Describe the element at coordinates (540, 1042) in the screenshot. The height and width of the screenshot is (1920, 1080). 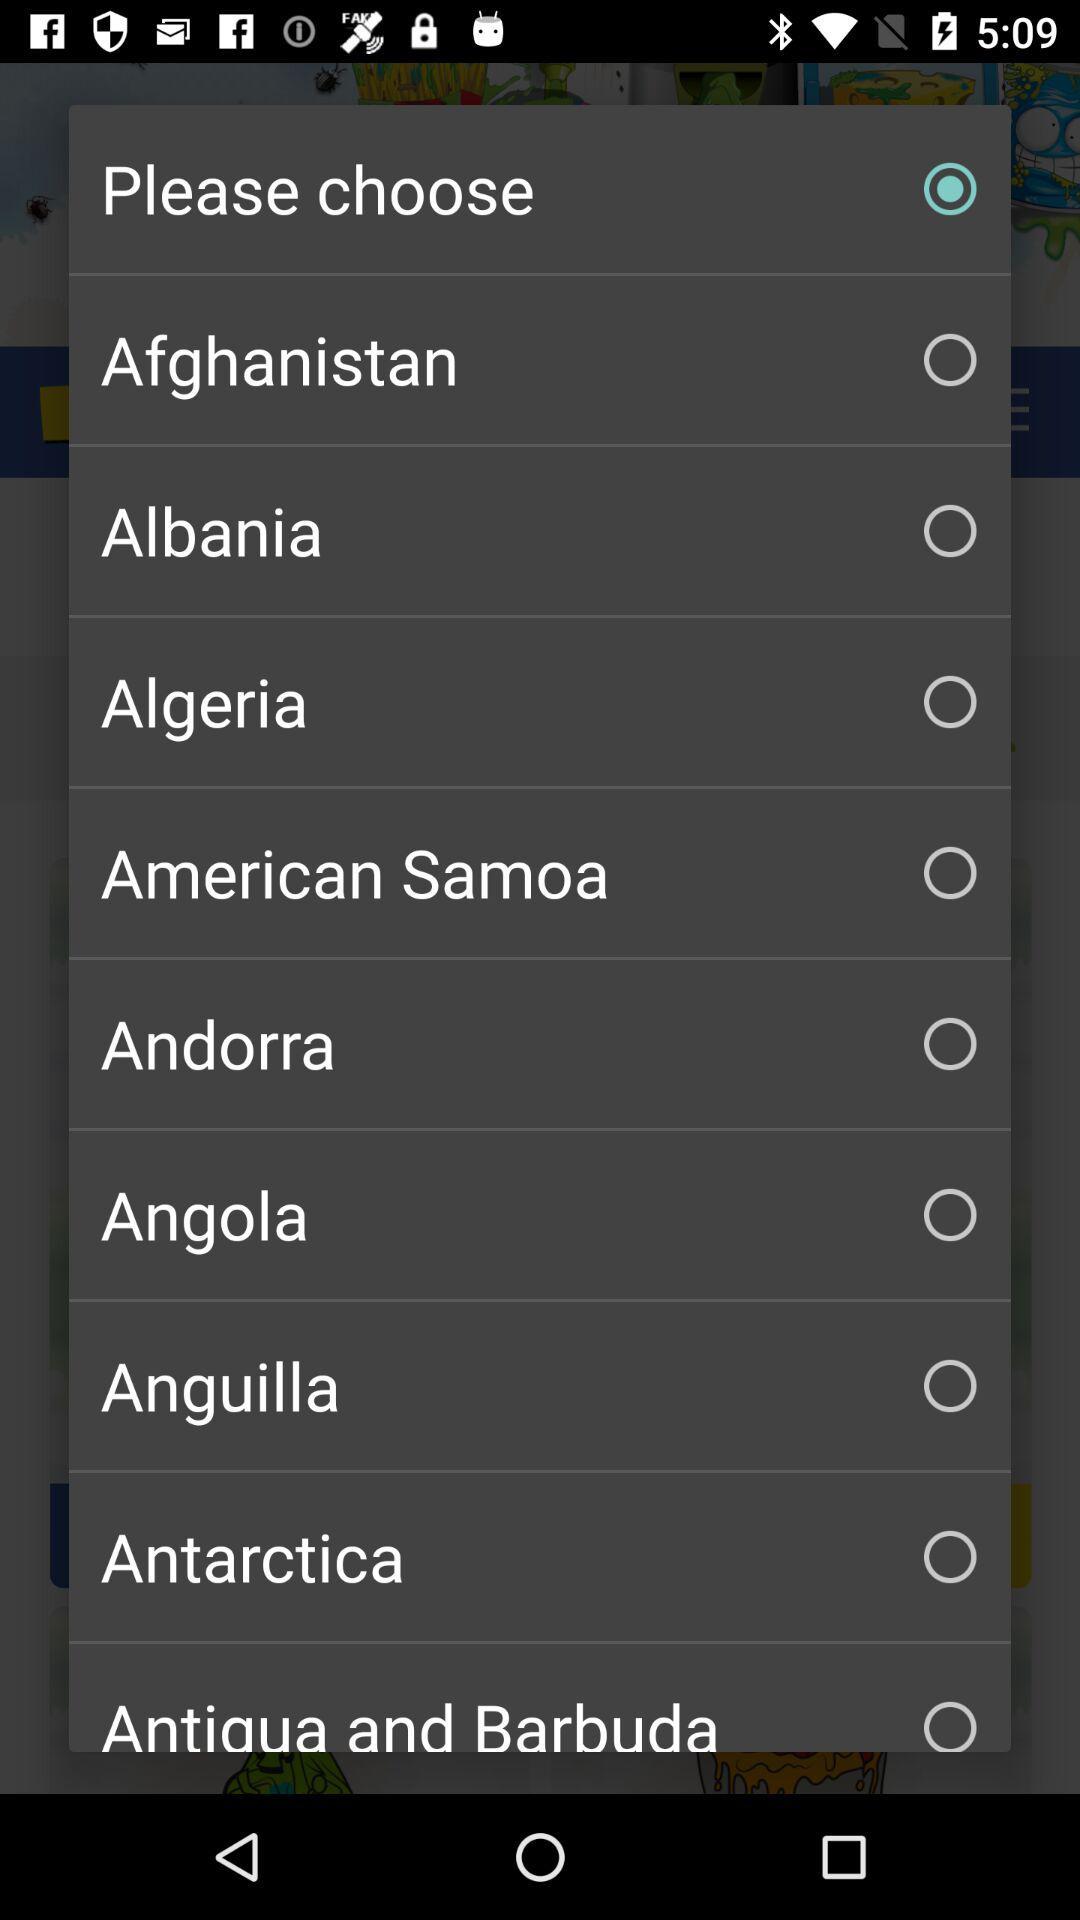
I see `the icon above angola` at that location.